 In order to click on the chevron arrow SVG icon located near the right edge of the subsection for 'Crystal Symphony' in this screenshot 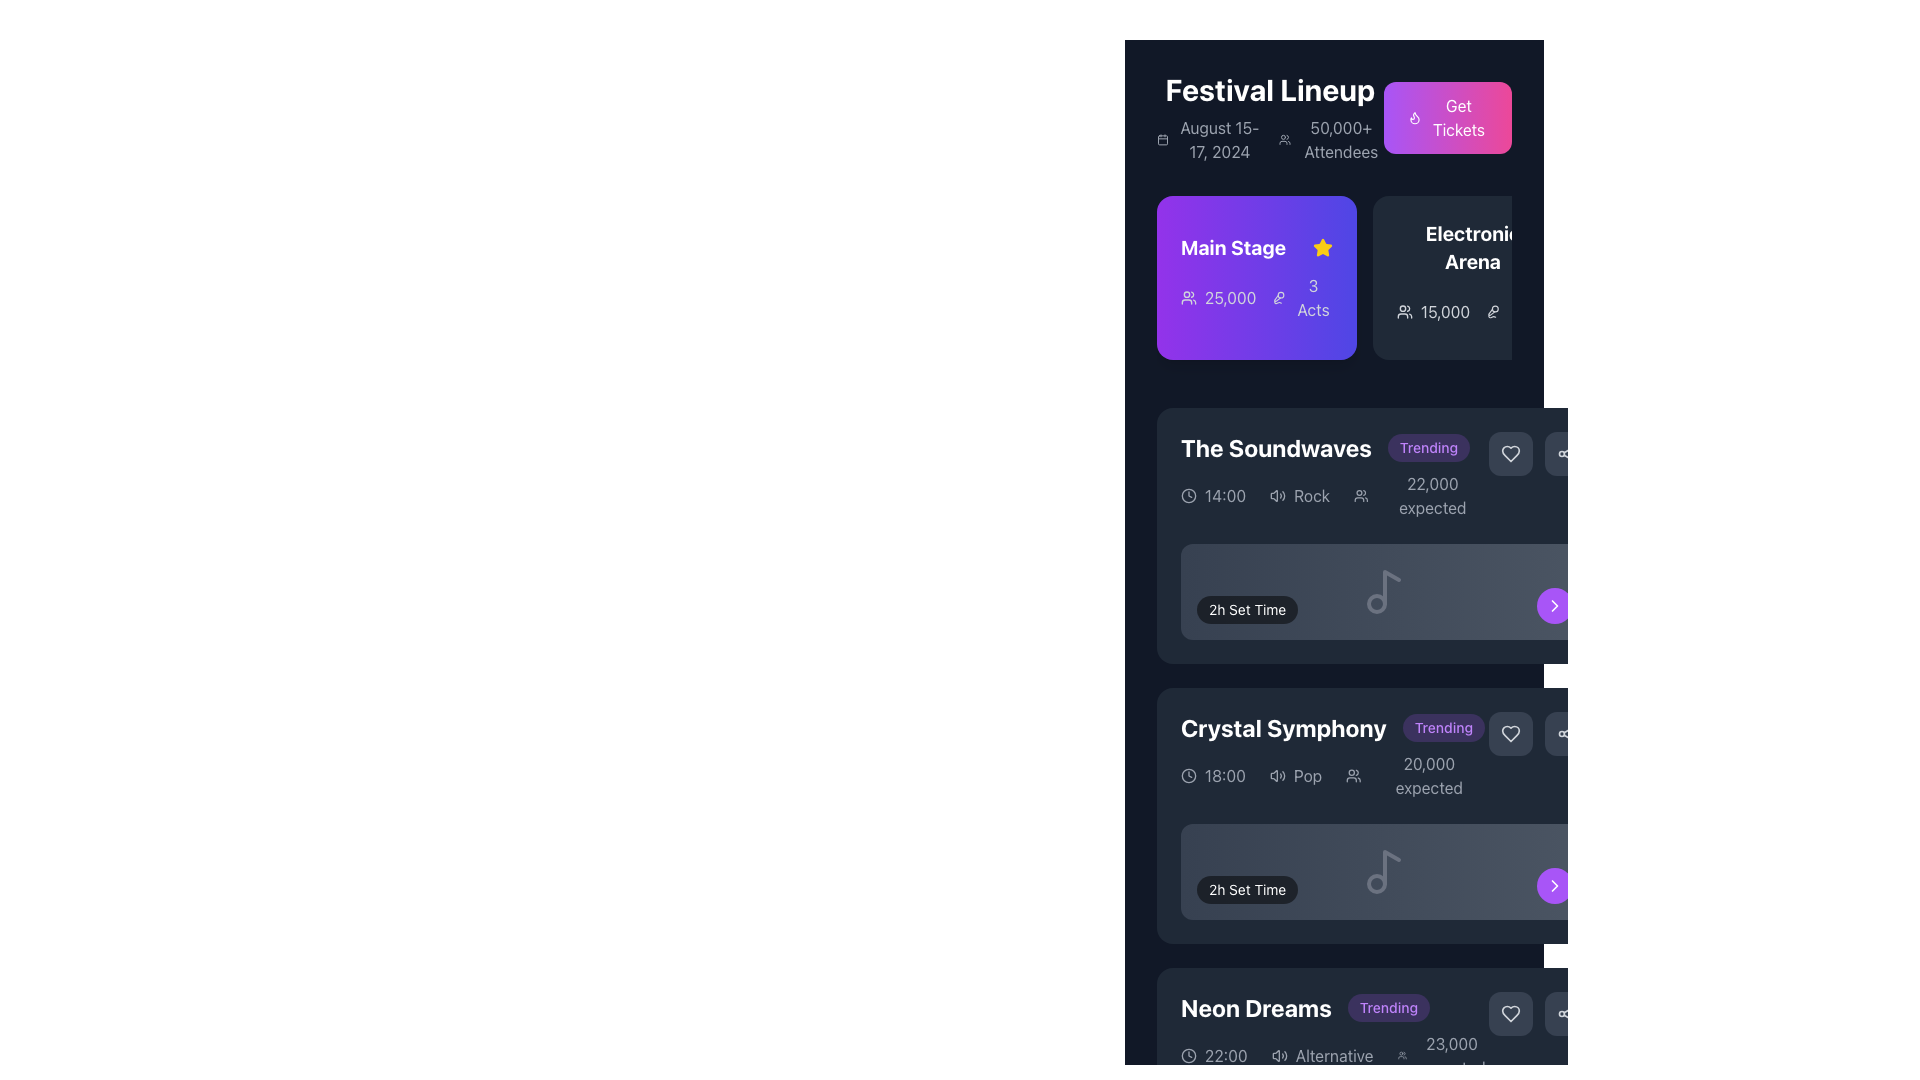, I will do `click(1554, 885)`.